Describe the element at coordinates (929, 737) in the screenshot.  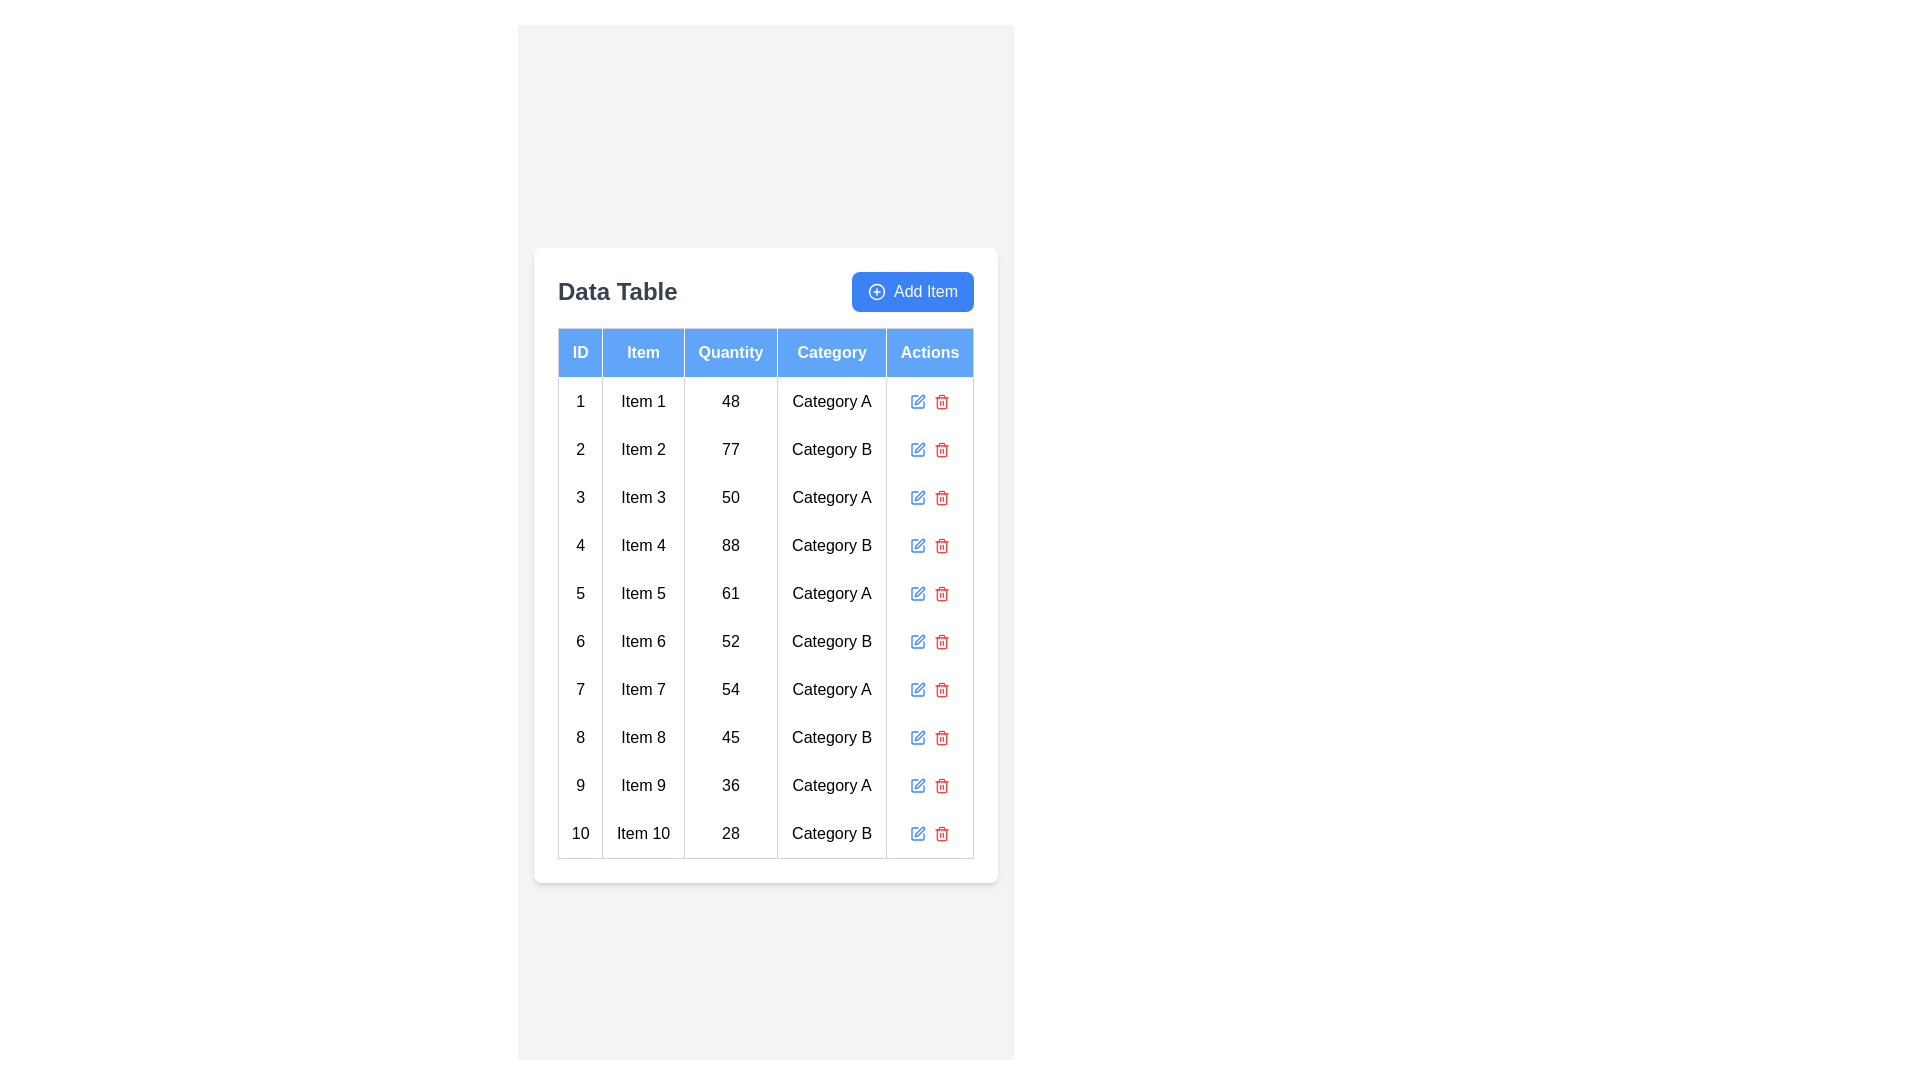
I see `the edit icon in the Actions column of the data table corresponding to Item 8` at that location.